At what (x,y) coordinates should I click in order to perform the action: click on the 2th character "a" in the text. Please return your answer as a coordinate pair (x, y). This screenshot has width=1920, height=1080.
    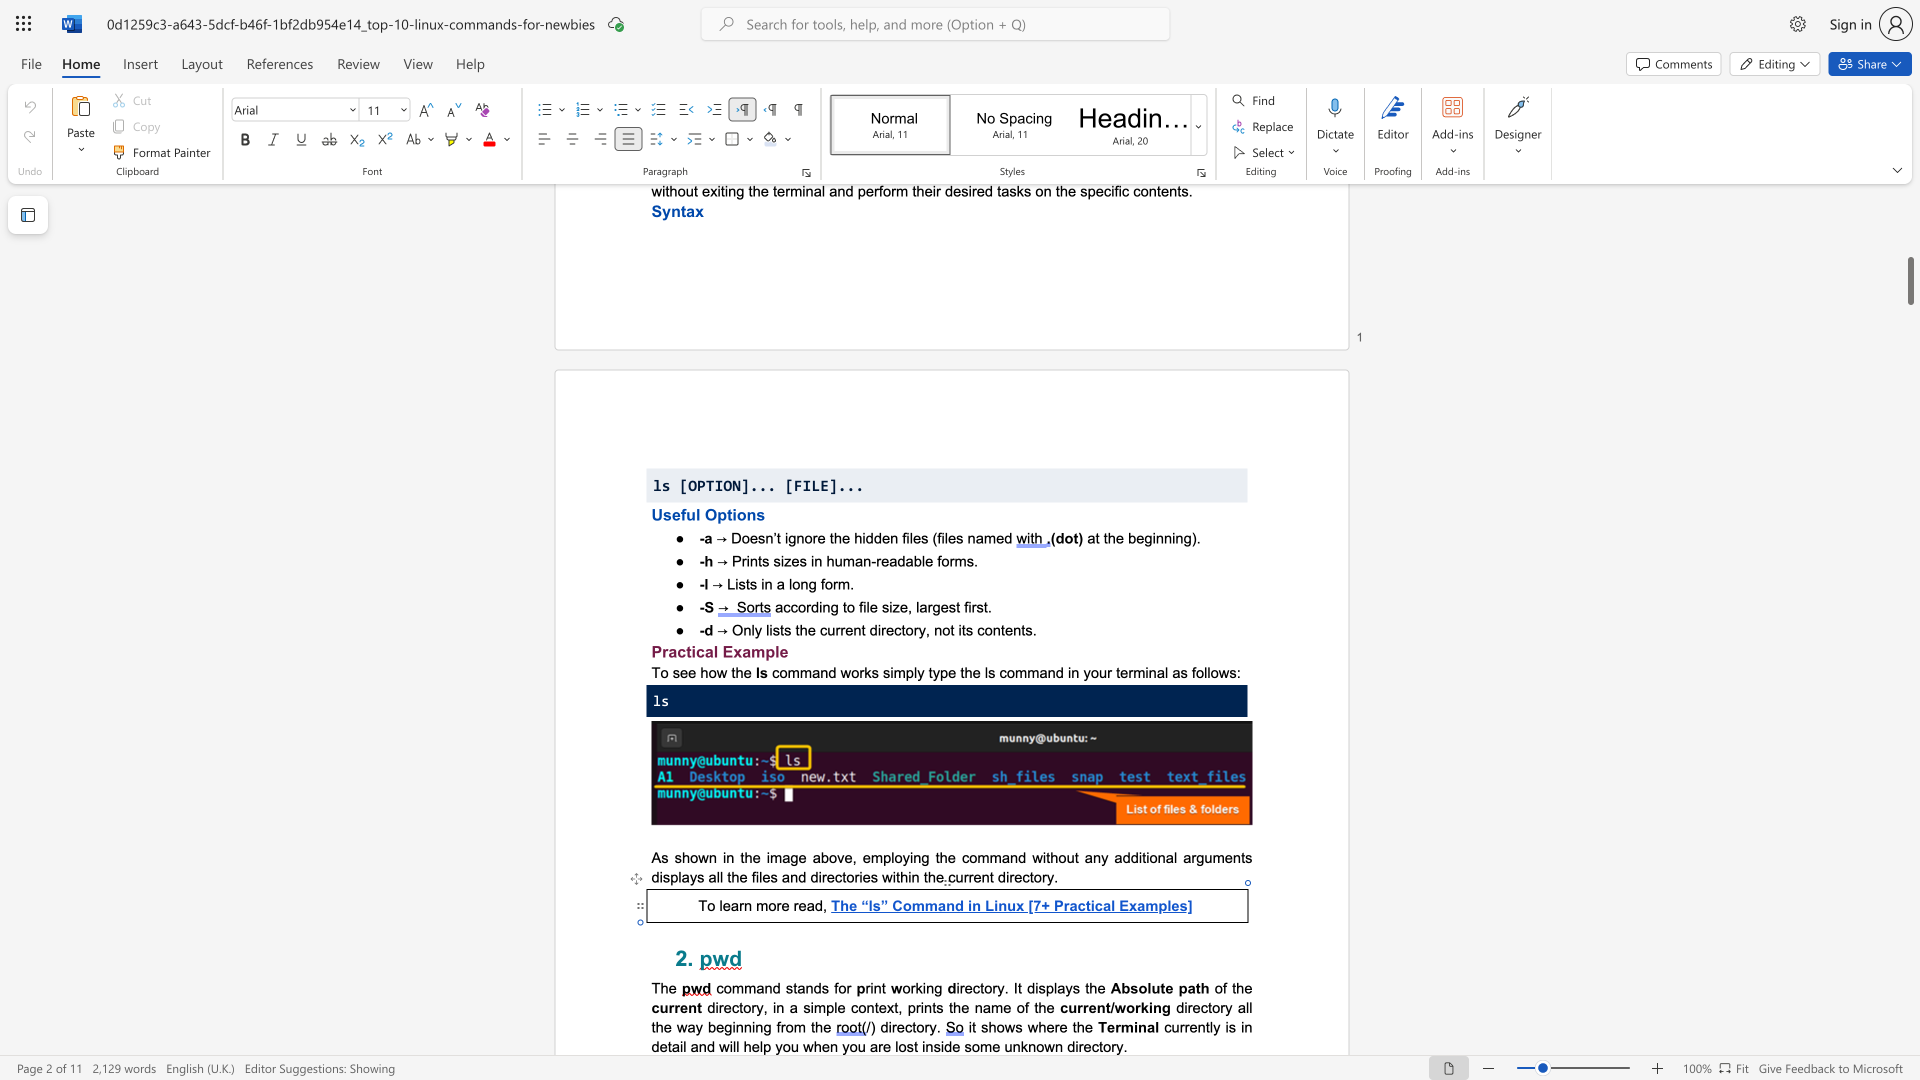
    Looking at the image, I should click on (694, 1045).